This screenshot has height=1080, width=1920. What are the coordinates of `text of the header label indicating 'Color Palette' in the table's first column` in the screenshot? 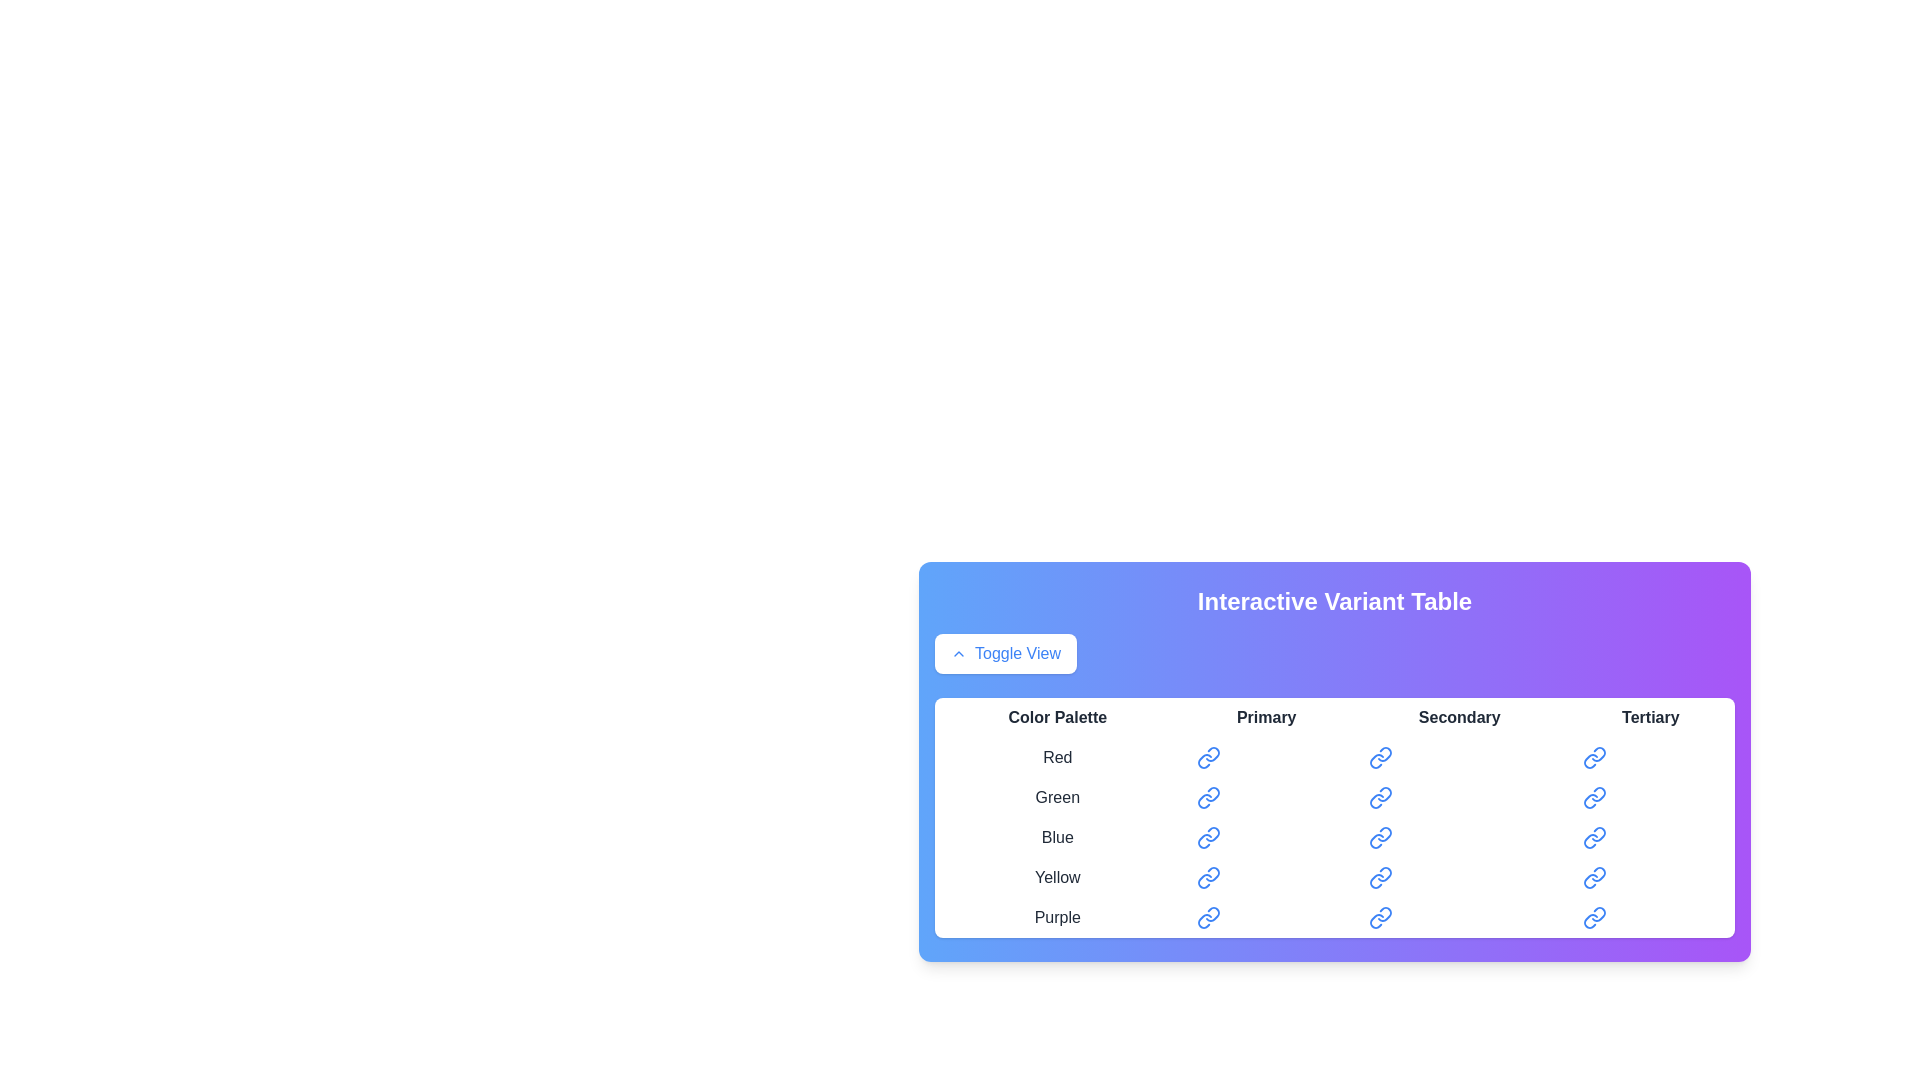 It's located at (1056, 716).